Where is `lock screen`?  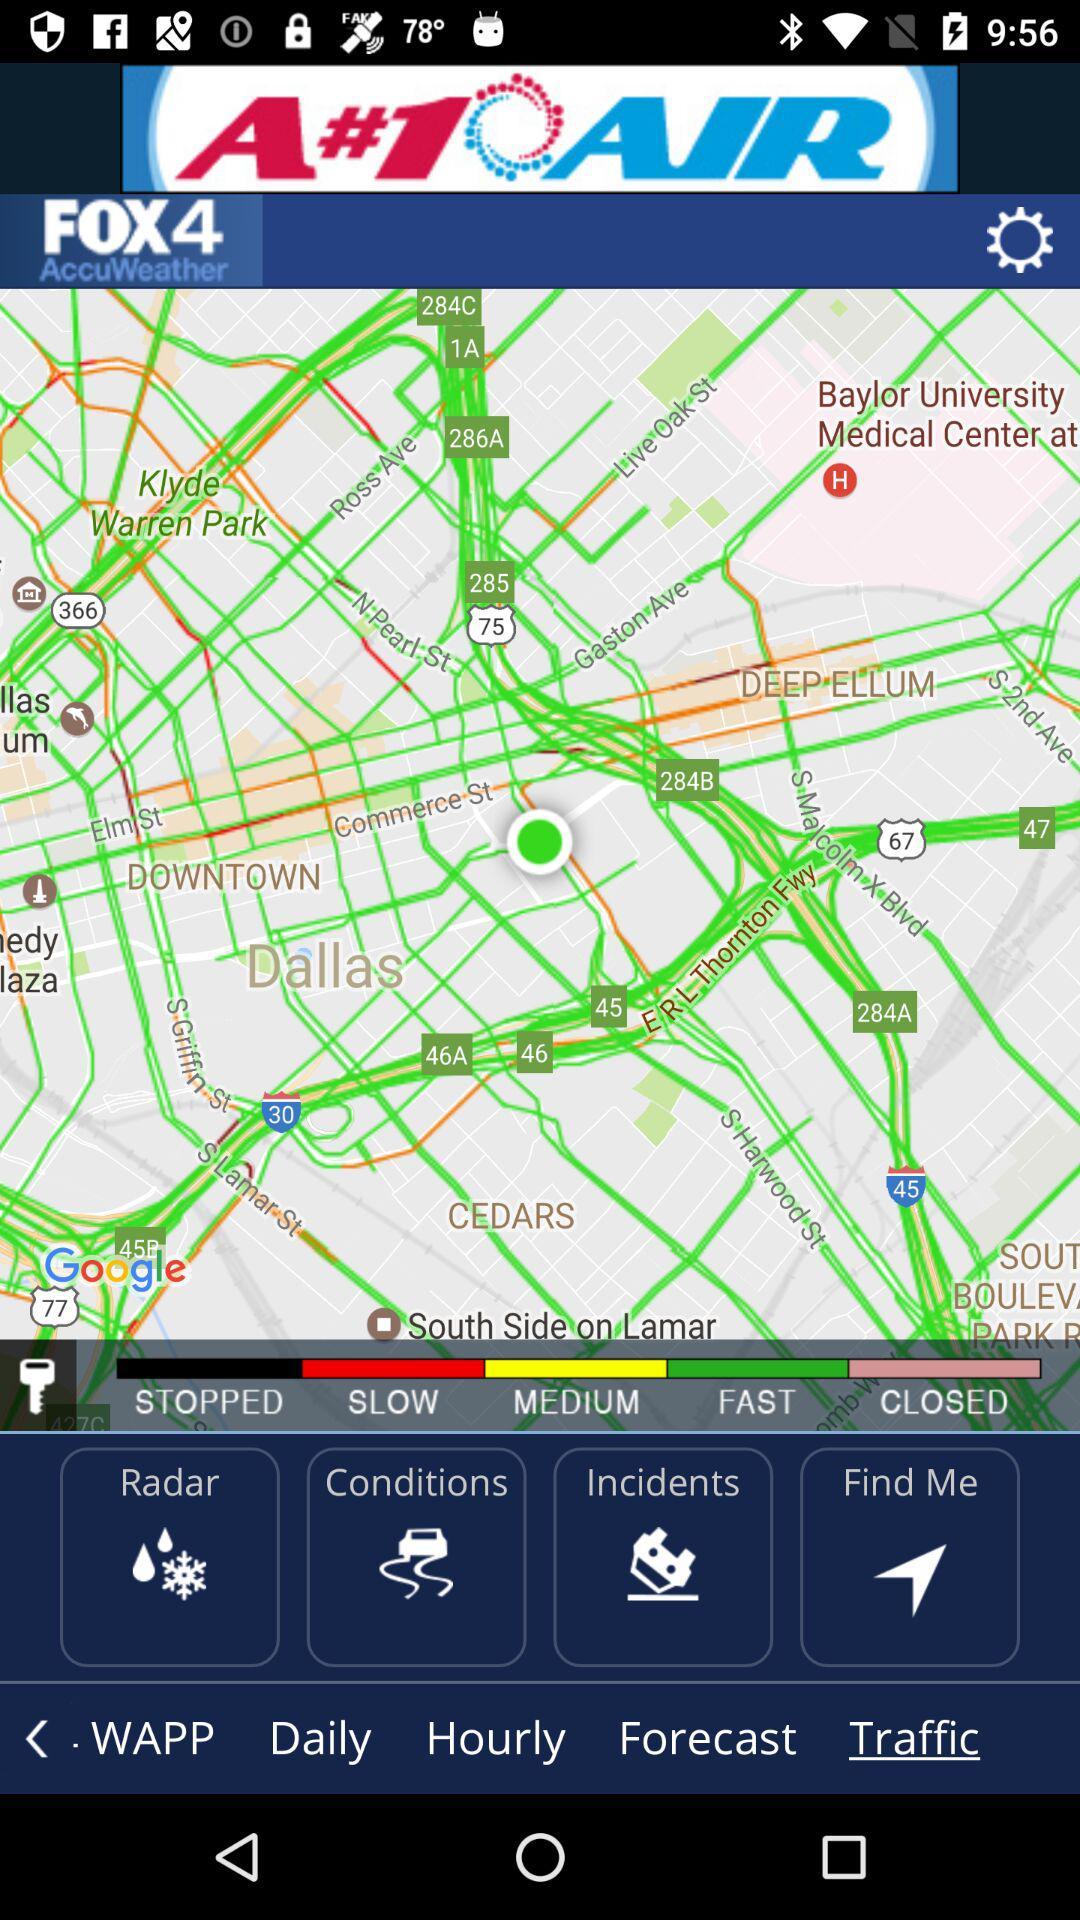
lock screen is located at coordinates (38, 1385).